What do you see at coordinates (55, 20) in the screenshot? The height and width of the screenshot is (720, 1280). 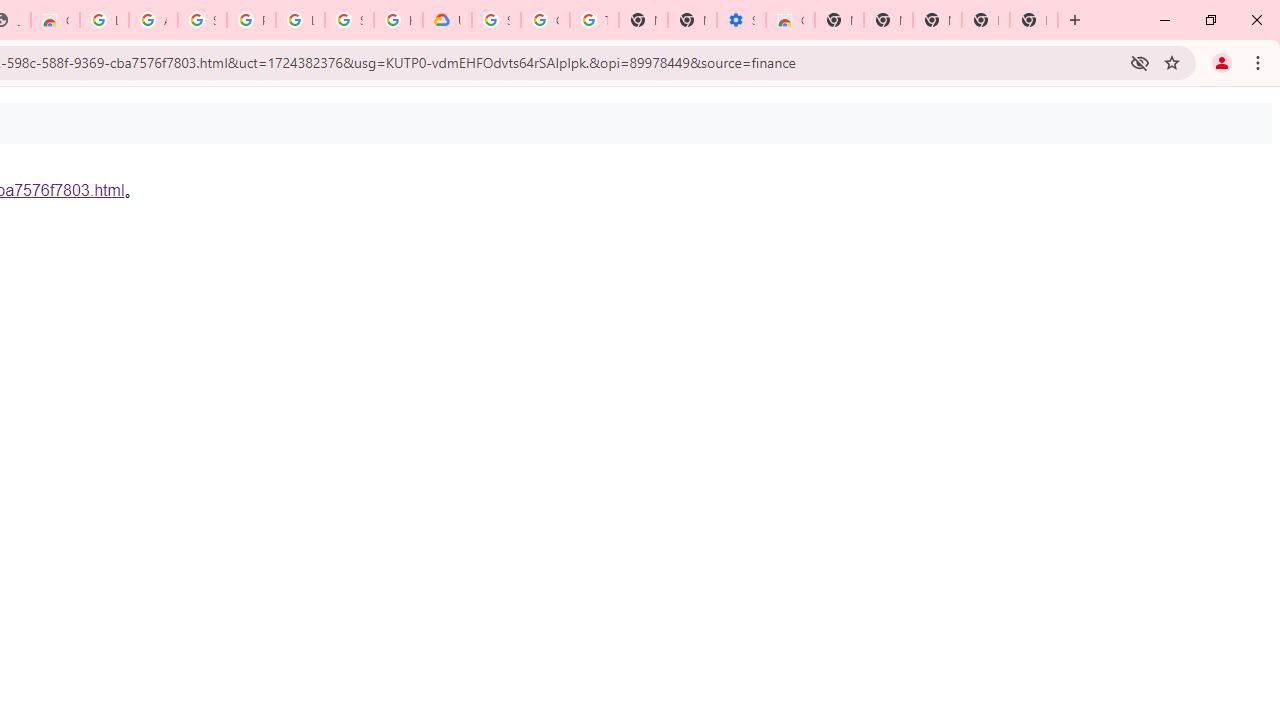 I see `'Chrome Web Store - Household'` at bounding box center [55, 20].